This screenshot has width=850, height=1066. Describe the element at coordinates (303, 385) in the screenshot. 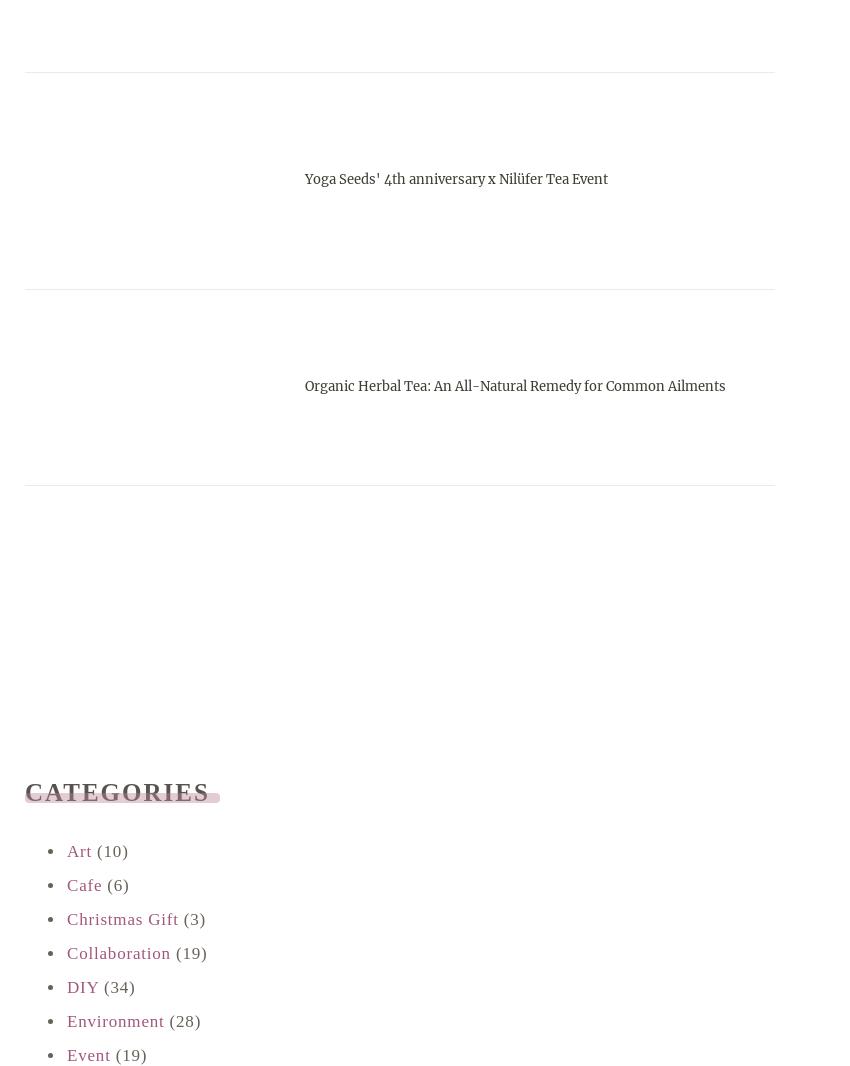

I see `'Organic Herbal Tea: An All-Natural Remedy for Common Ailments'` at that location.